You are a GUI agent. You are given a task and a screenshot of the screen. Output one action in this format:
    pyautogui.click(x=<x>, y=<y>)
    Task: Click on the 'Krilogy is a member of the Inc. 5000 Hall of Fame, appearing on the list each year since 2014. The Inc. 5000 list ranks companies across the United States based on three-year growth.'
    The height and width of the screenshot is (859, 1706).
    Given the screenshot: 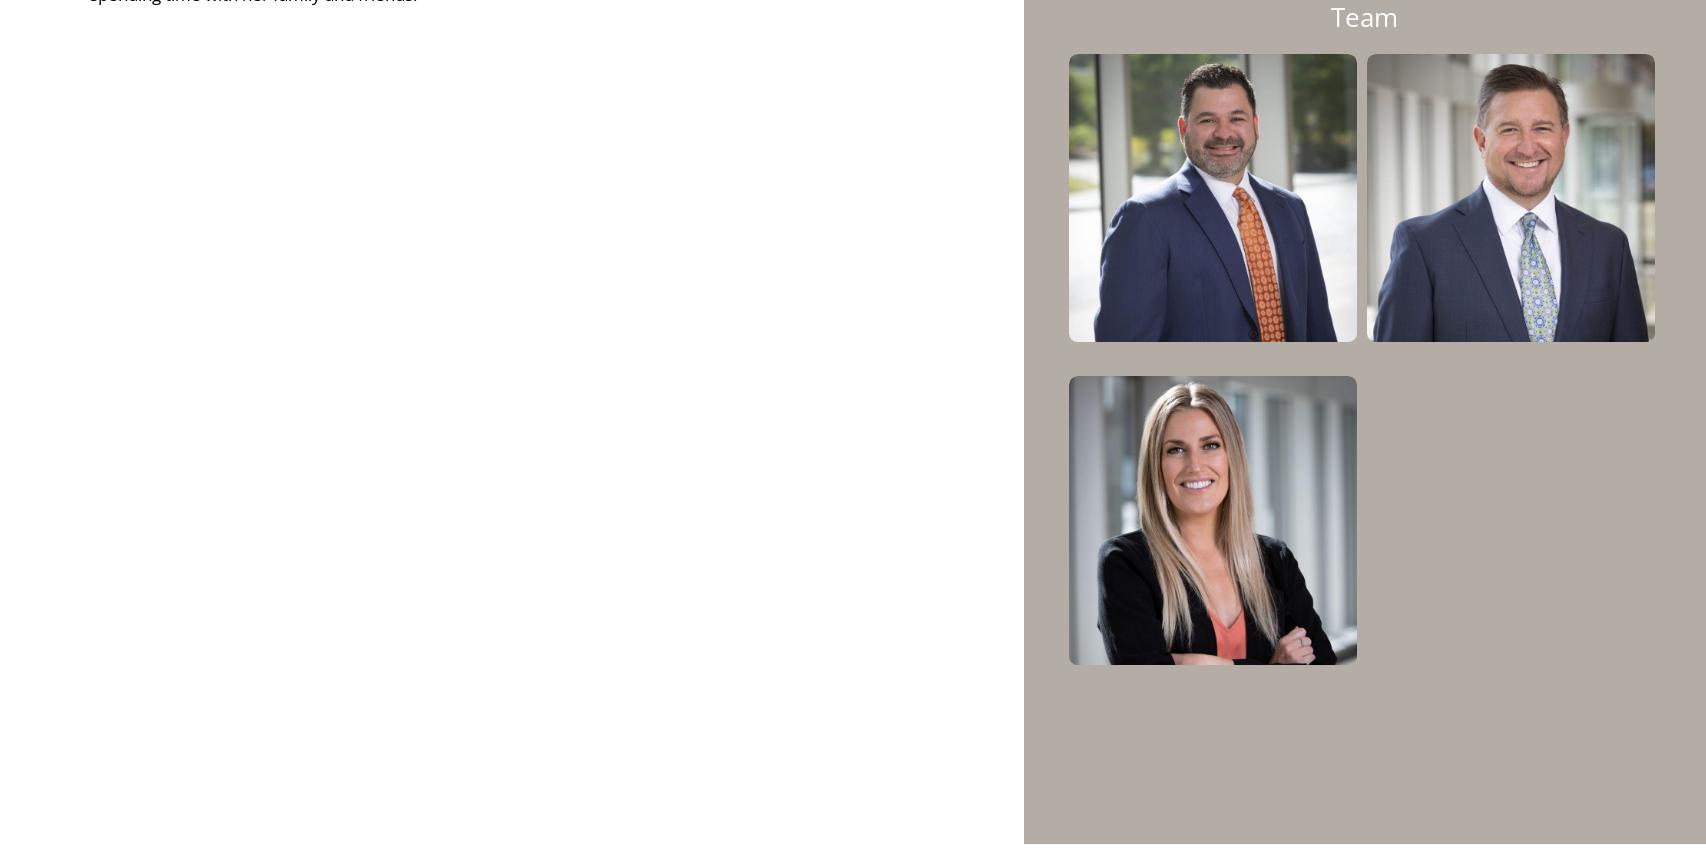 What is the action you would take?
    pyautogui.click(x=1028, y=512)
    